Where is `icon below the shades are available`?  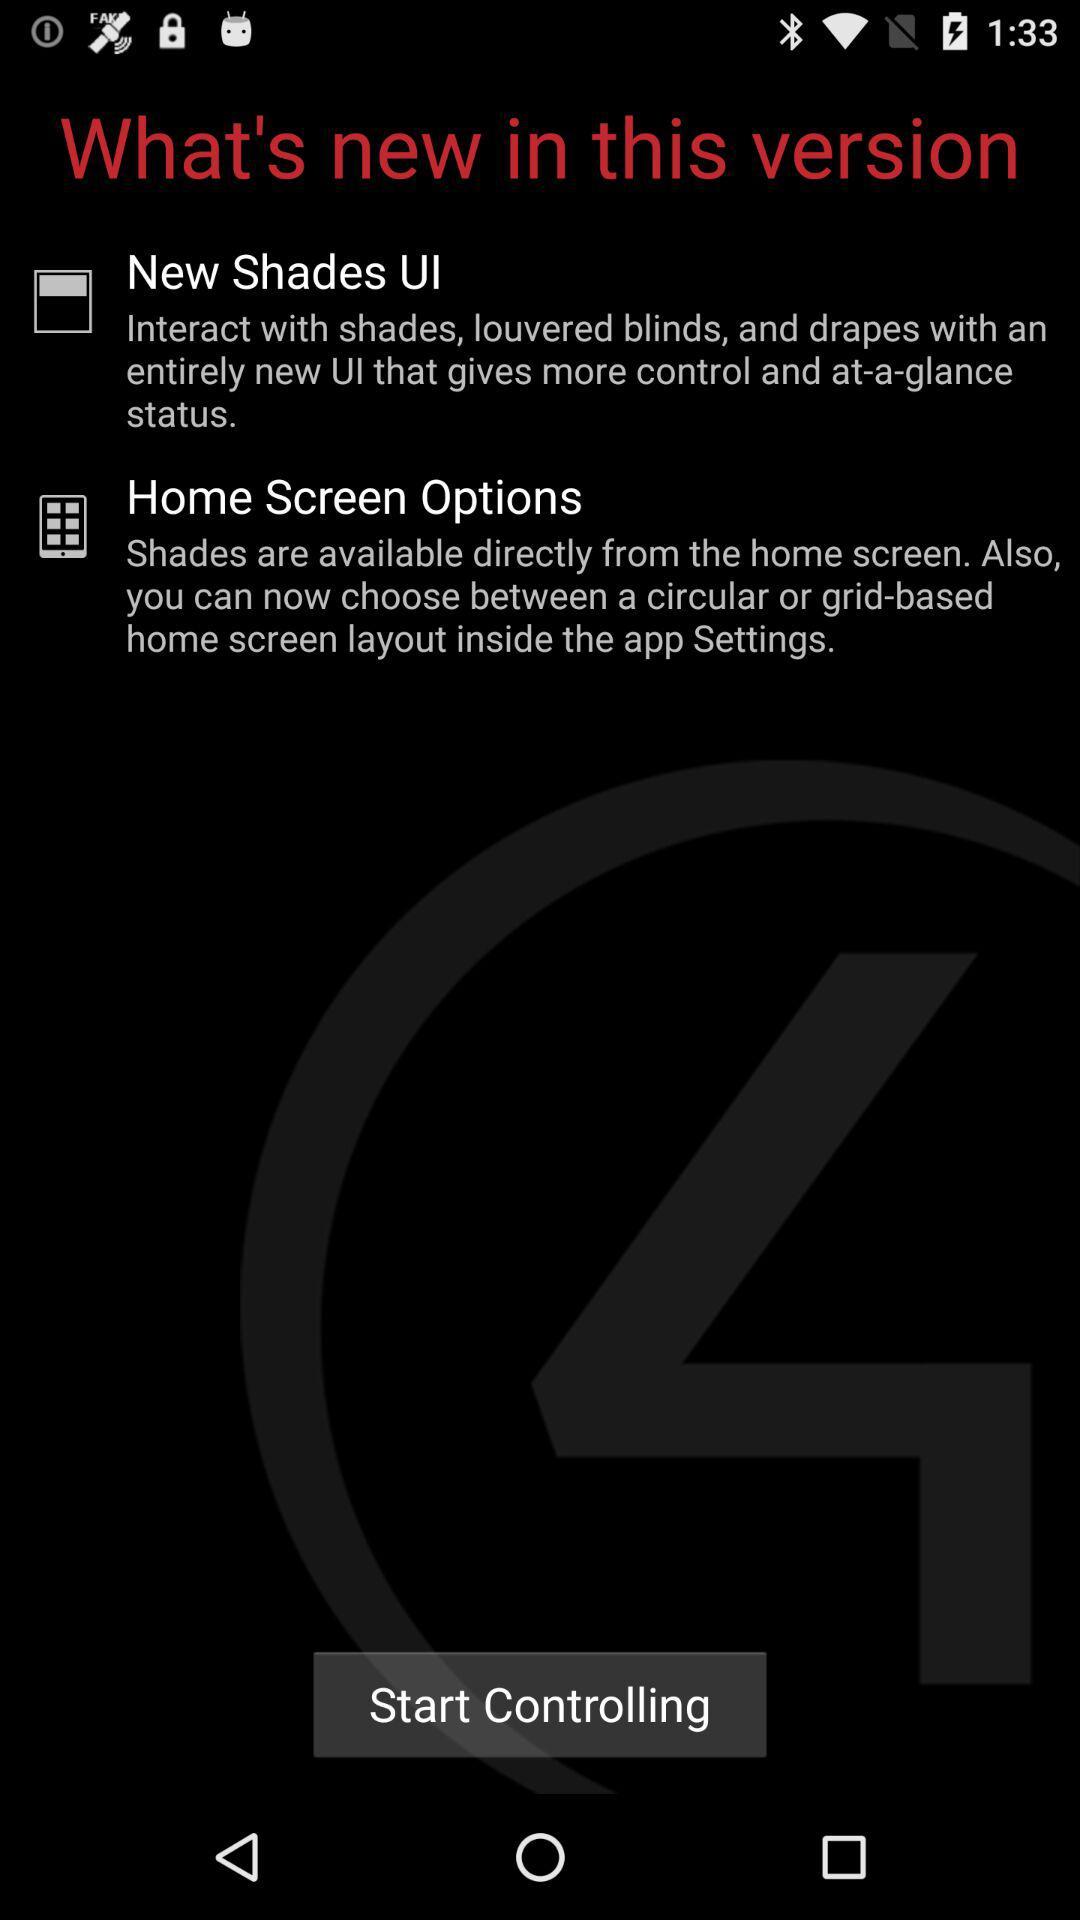
icon below the shades are available is located at coordinates (540, 1703).